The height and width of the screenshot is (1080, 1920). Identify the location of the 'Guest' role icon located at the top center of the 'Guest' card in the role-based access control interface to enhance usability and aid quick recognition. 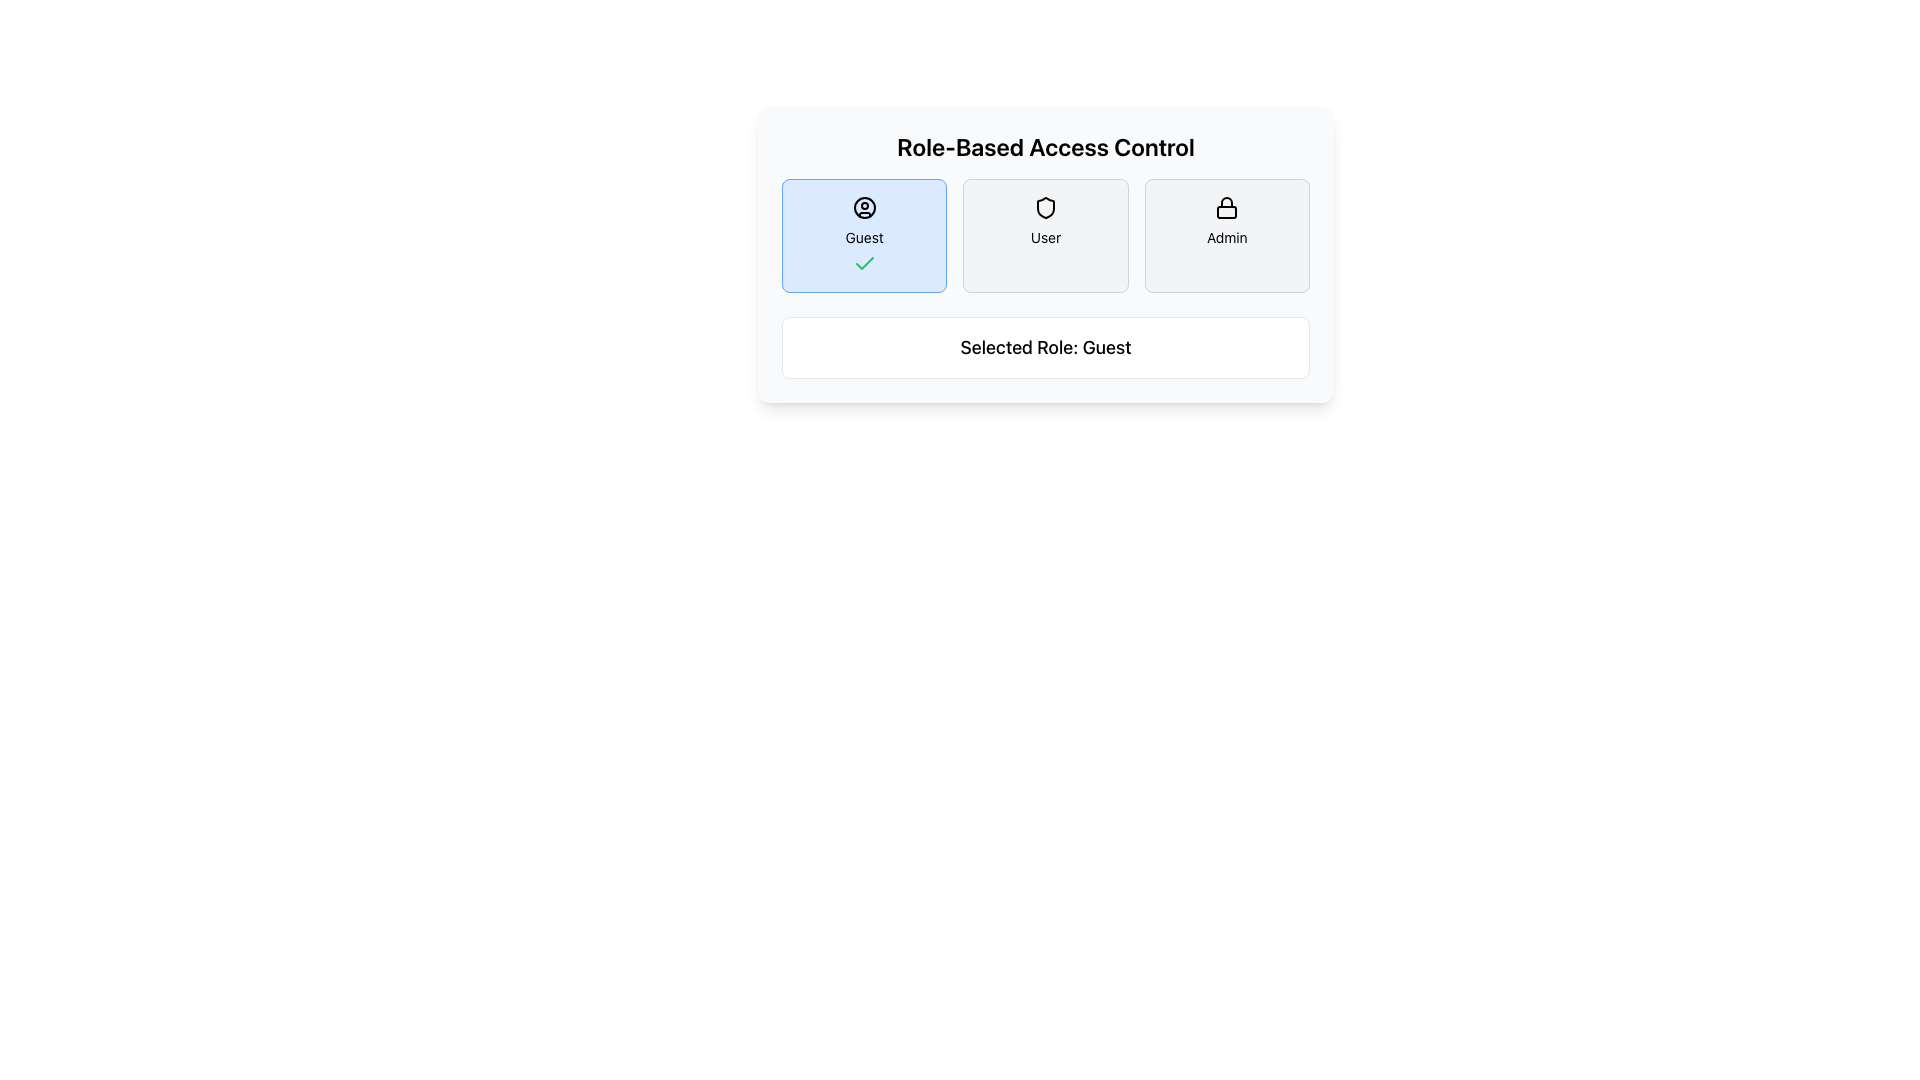
(864, 208).